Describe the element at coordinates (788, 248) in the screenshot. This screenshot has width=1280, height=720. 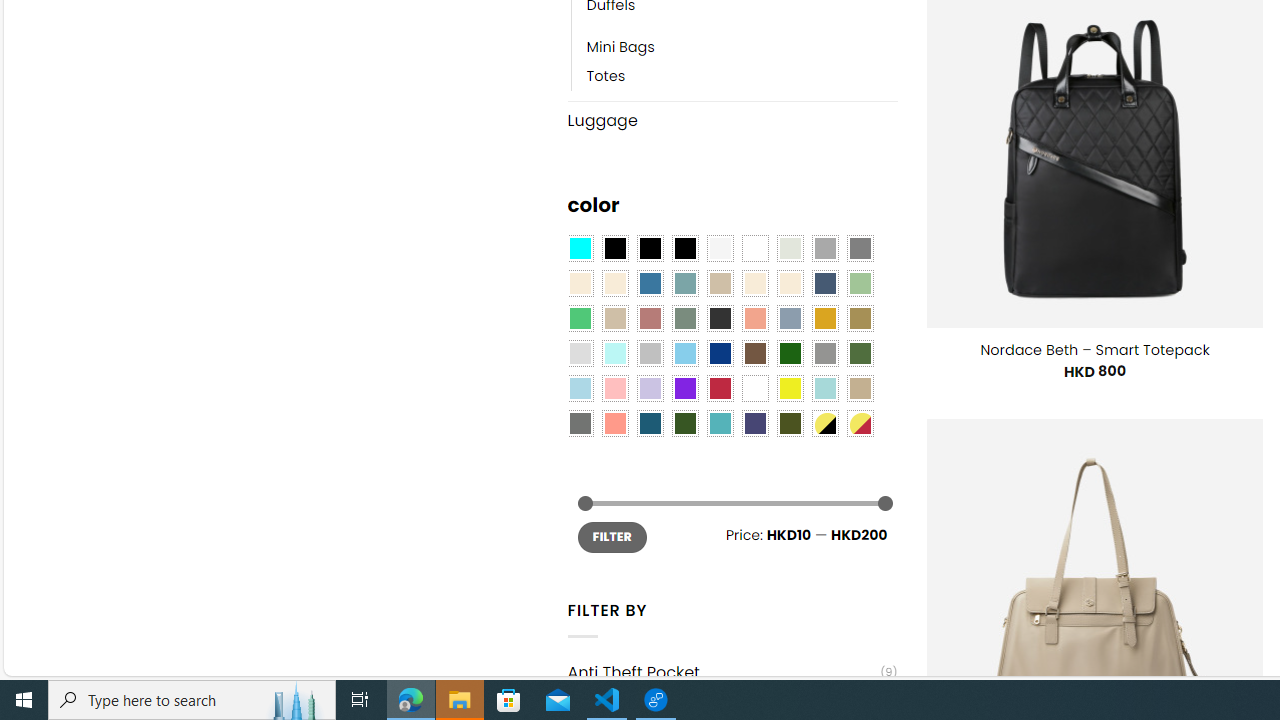
I see `'Ash Gray'` at that location.